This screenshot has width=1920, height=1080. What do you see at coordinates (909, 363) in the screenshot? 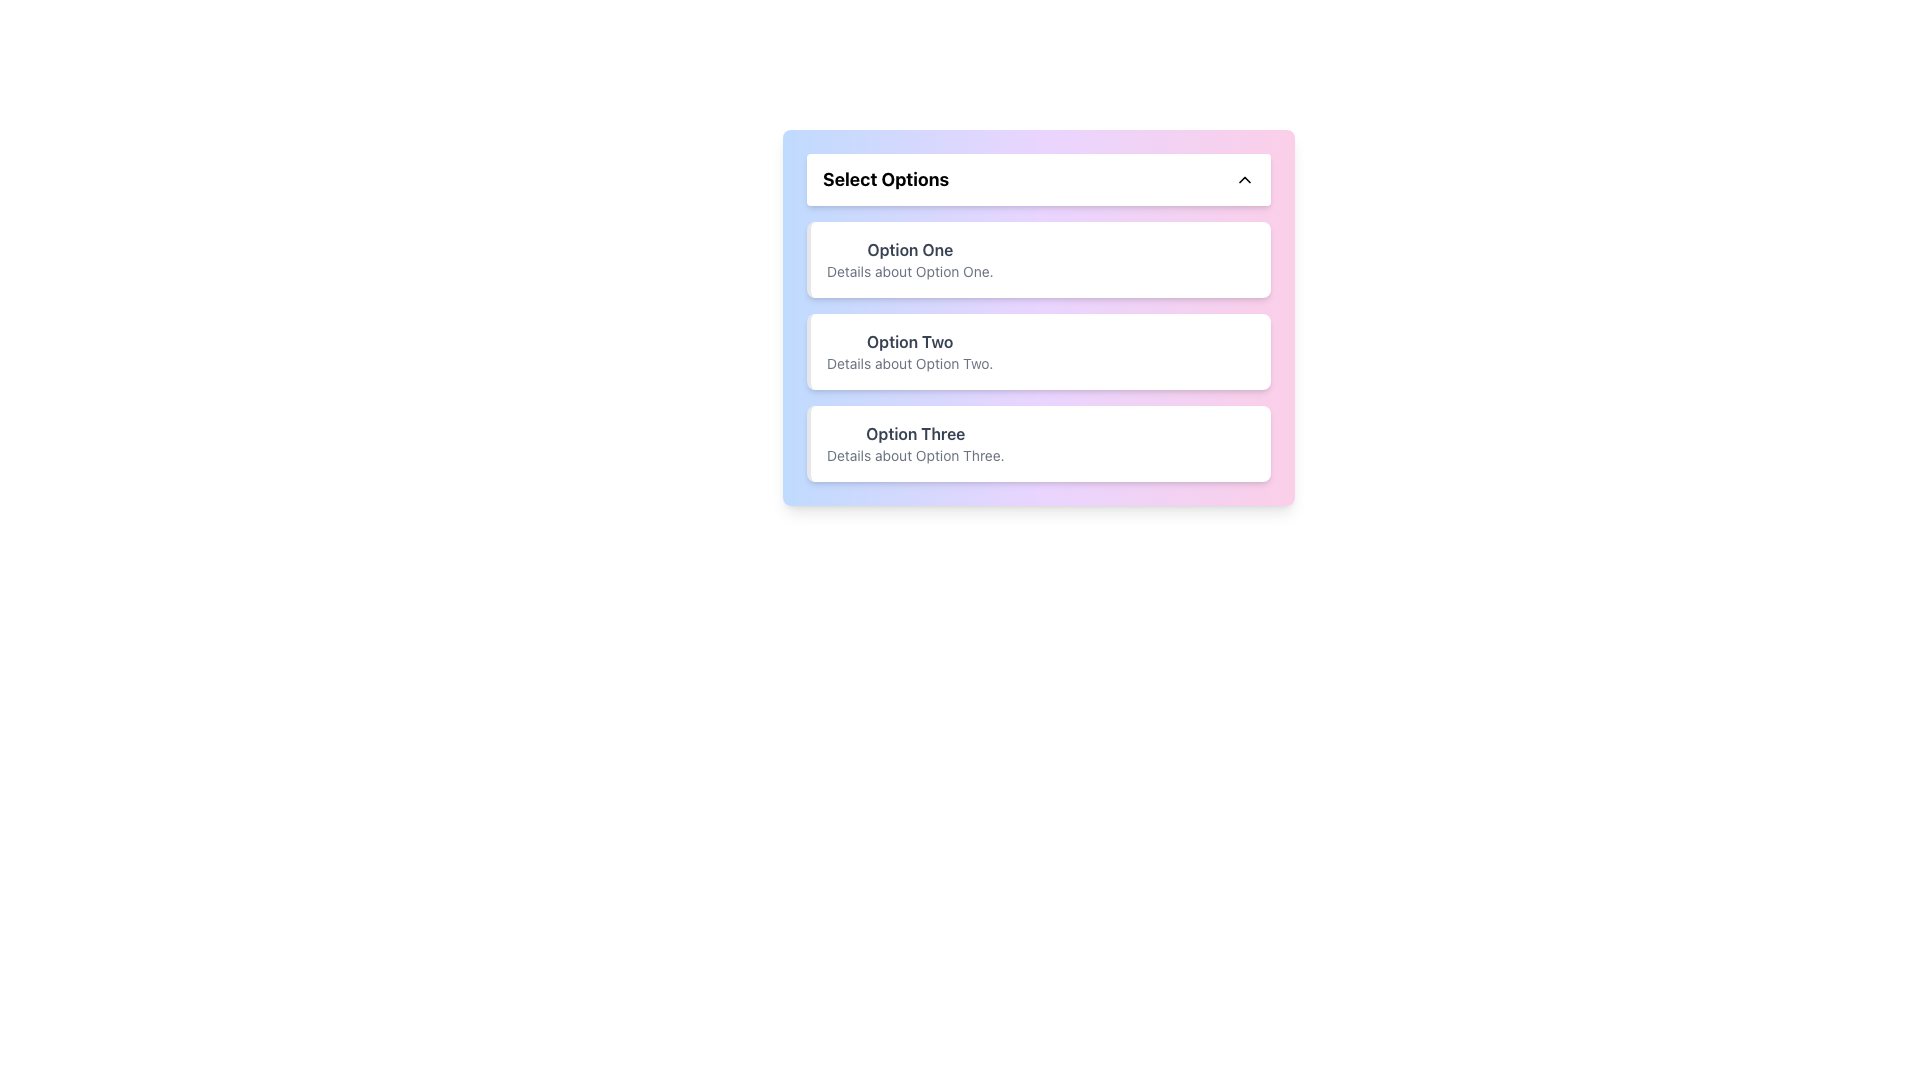
I see `the descriptive text label providing additional information about 'Option Two', which is located under 'Option Two' in the vertically stacked list` at bounding box center [909, 363].